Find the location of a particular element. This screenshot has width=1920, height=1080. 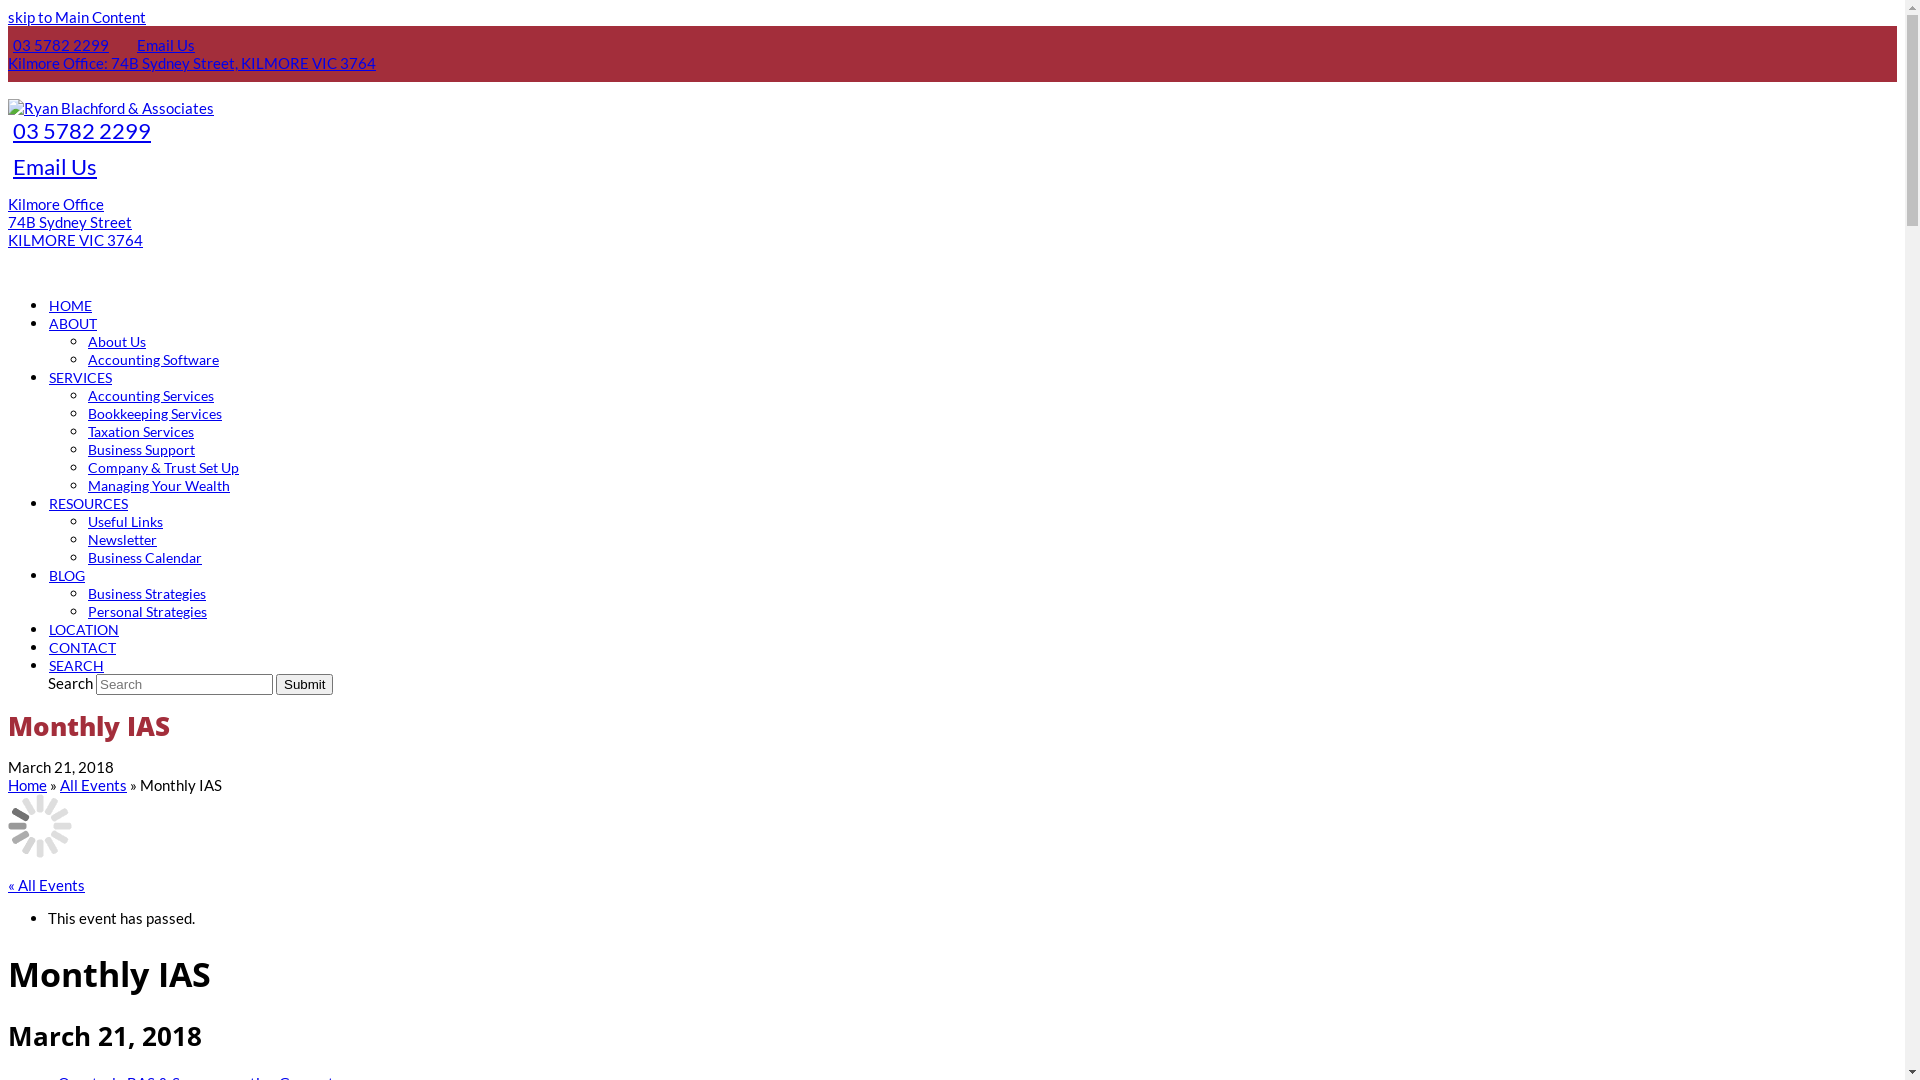

'CONTACT' is located at coordinates (81, 647).